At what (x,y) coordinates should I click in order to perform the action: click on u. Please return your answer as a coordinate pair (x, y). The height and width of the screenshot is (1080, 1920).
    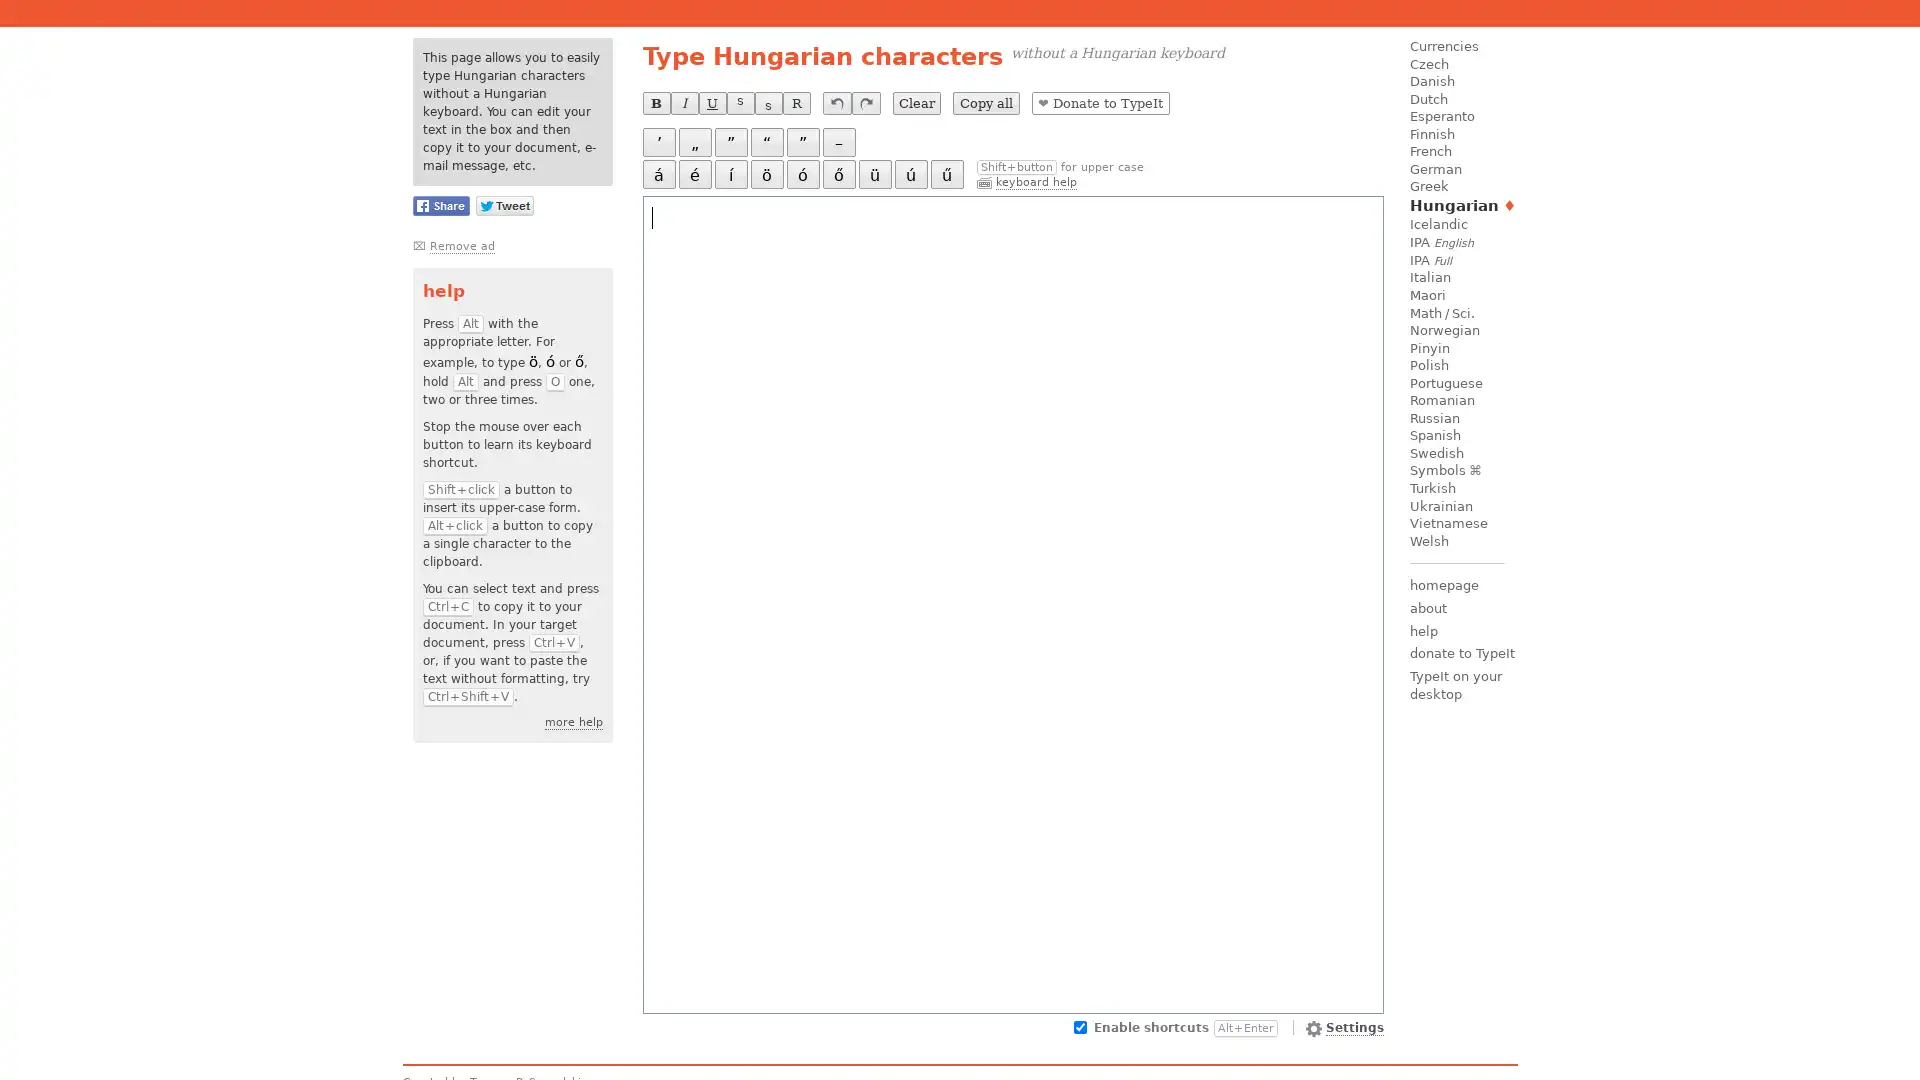
    Looking at the image, I should click on (874, 173).